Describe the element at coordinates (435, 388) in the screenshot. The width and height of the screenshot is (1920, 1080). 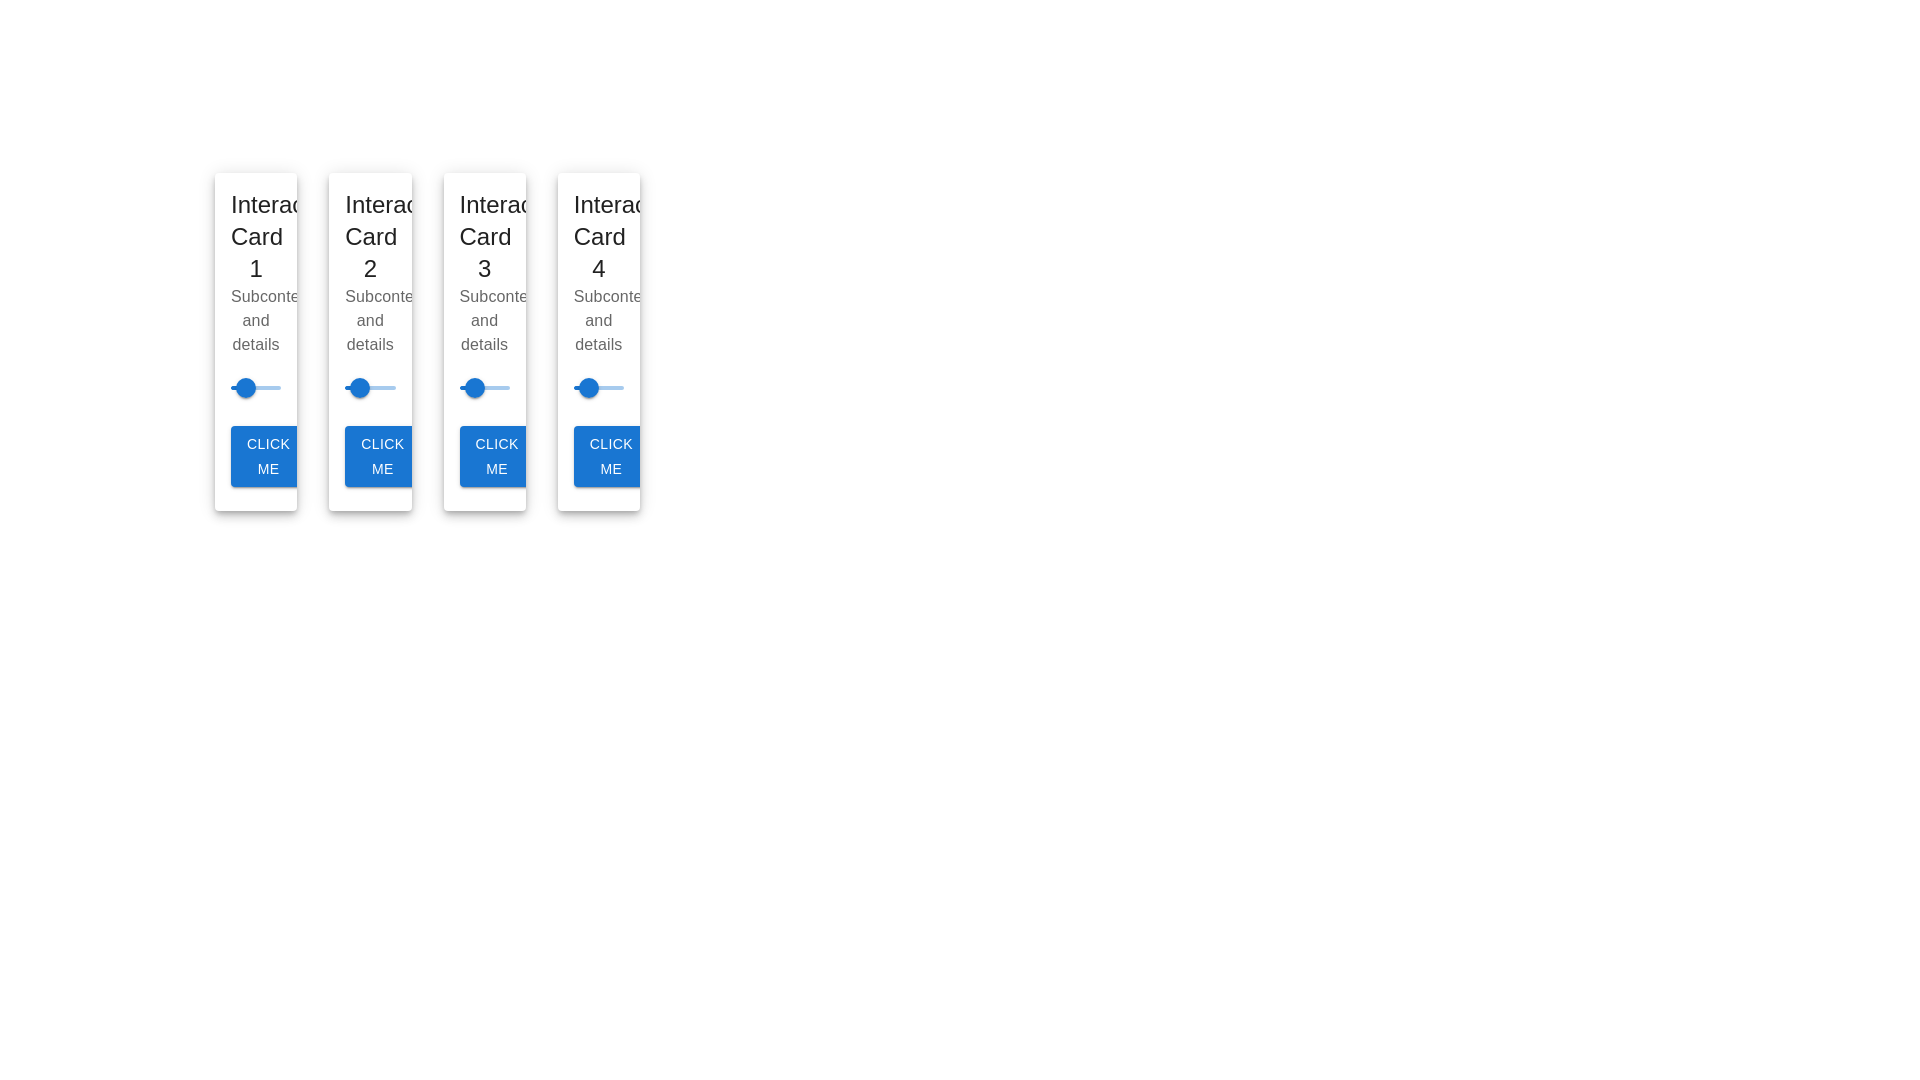
I see `the slider value` at that location.